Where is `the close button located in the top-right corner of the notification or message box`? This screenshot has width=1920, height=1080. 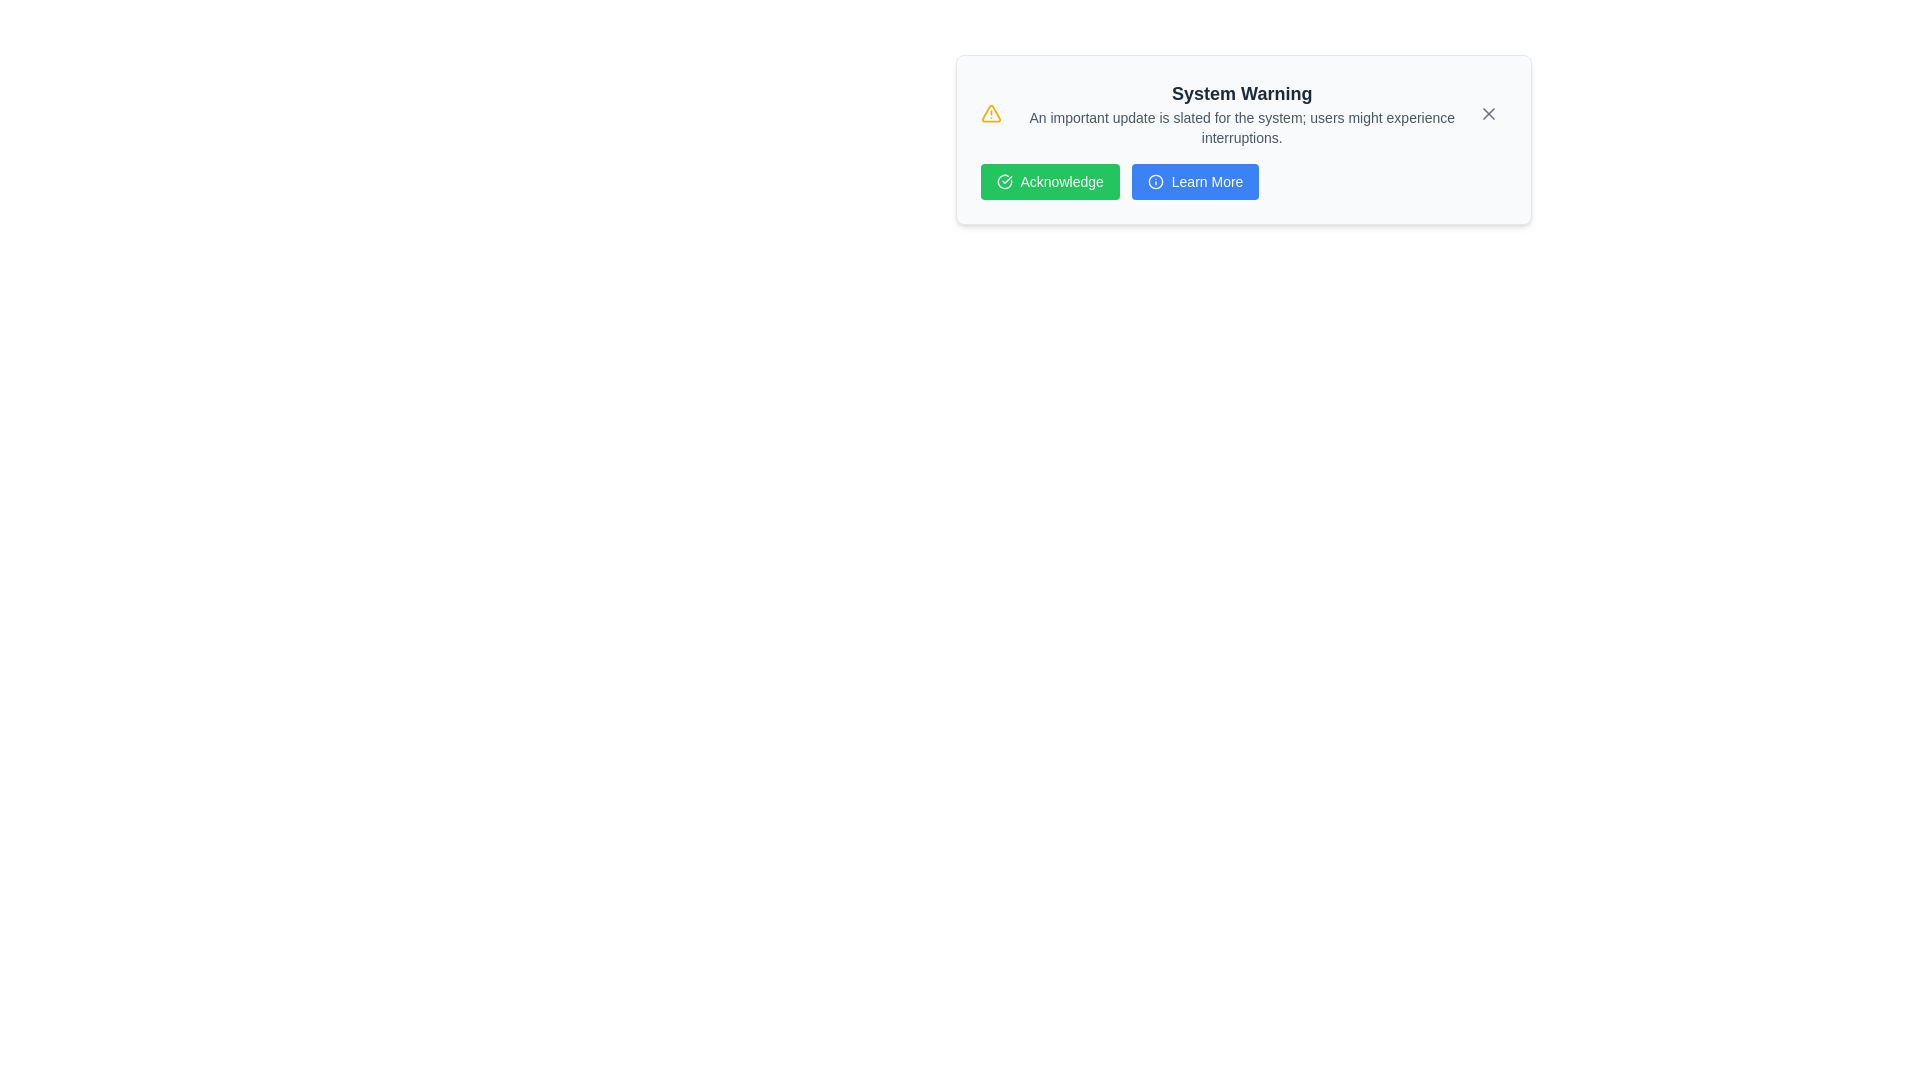 the close button located in the top-right corner of the notification or message box is located at coordinates (1488, 114).